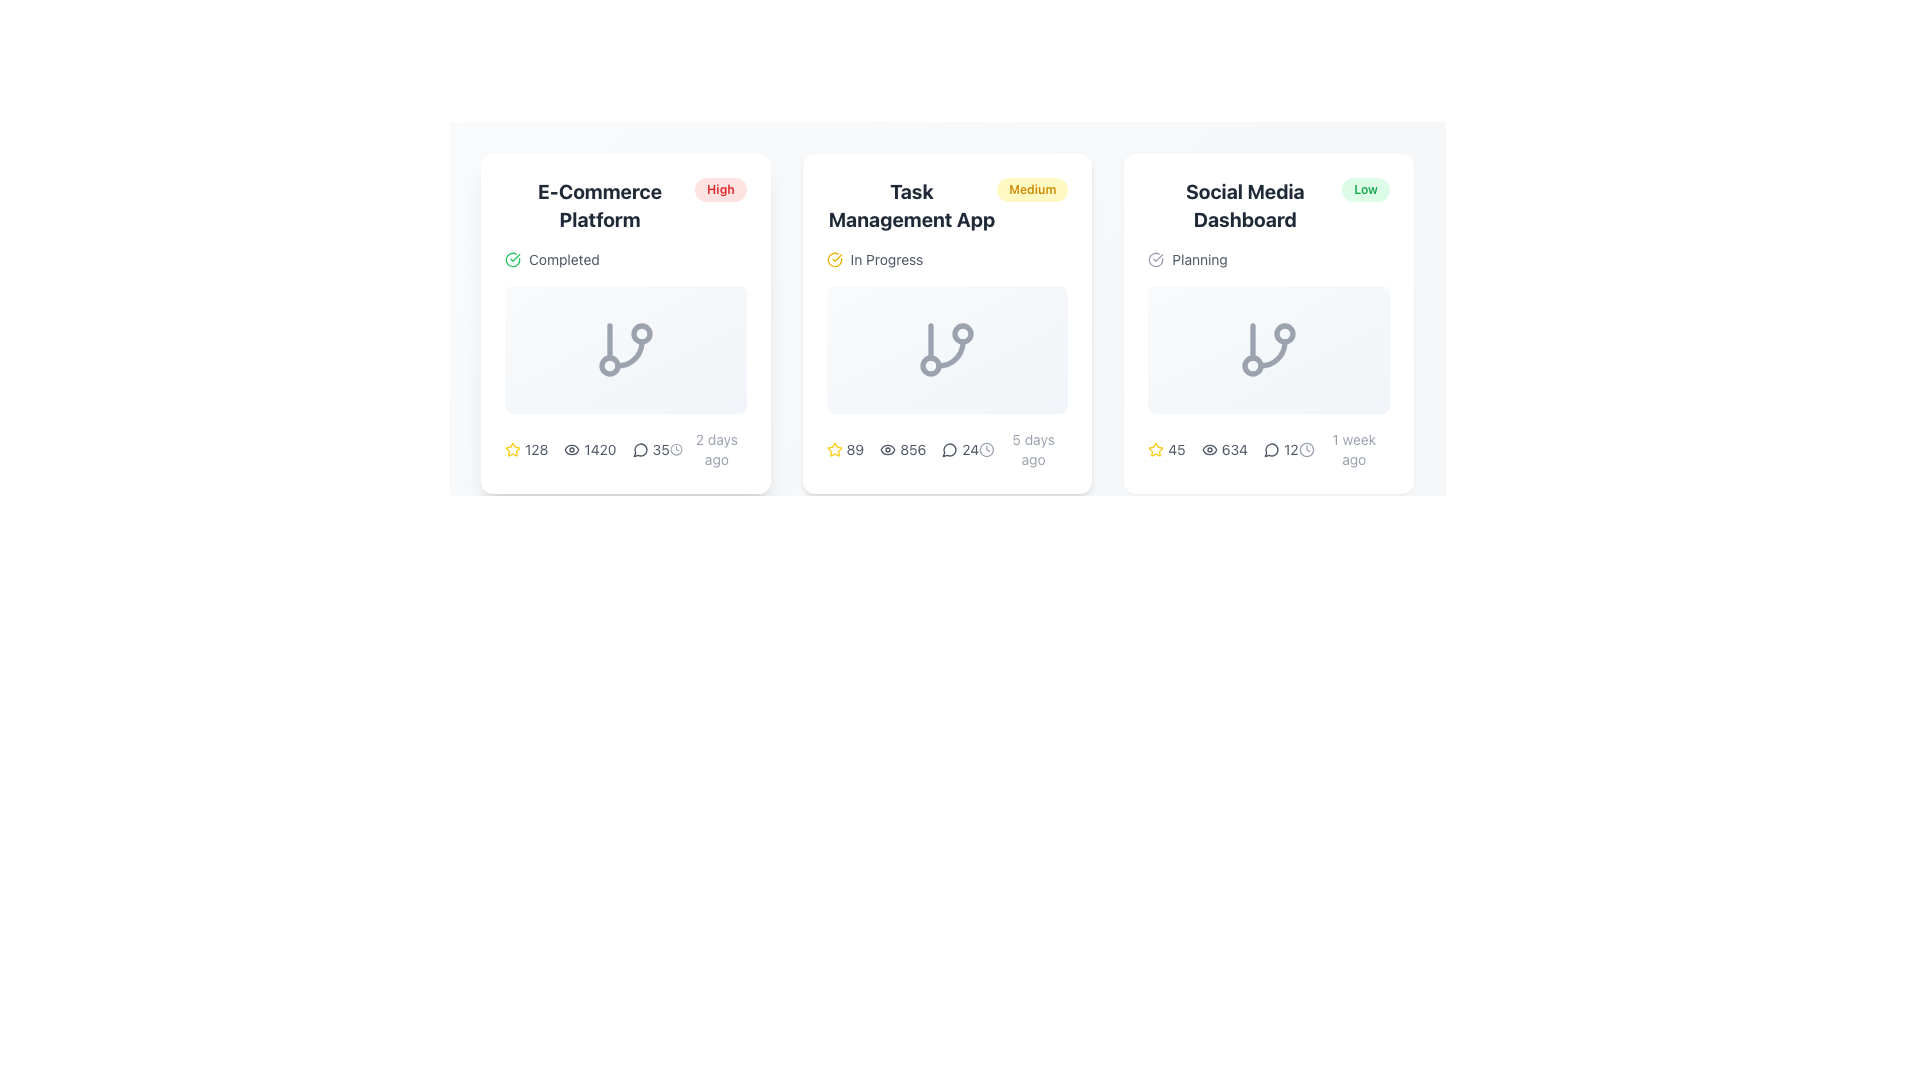  What do you see at coordinates (513, 450) in the screenshot?
I see `the star icon with a yellow fill located in the bottom-left area of the first card, positioned to the left of the number '128'` at bounding box center [513, 450].